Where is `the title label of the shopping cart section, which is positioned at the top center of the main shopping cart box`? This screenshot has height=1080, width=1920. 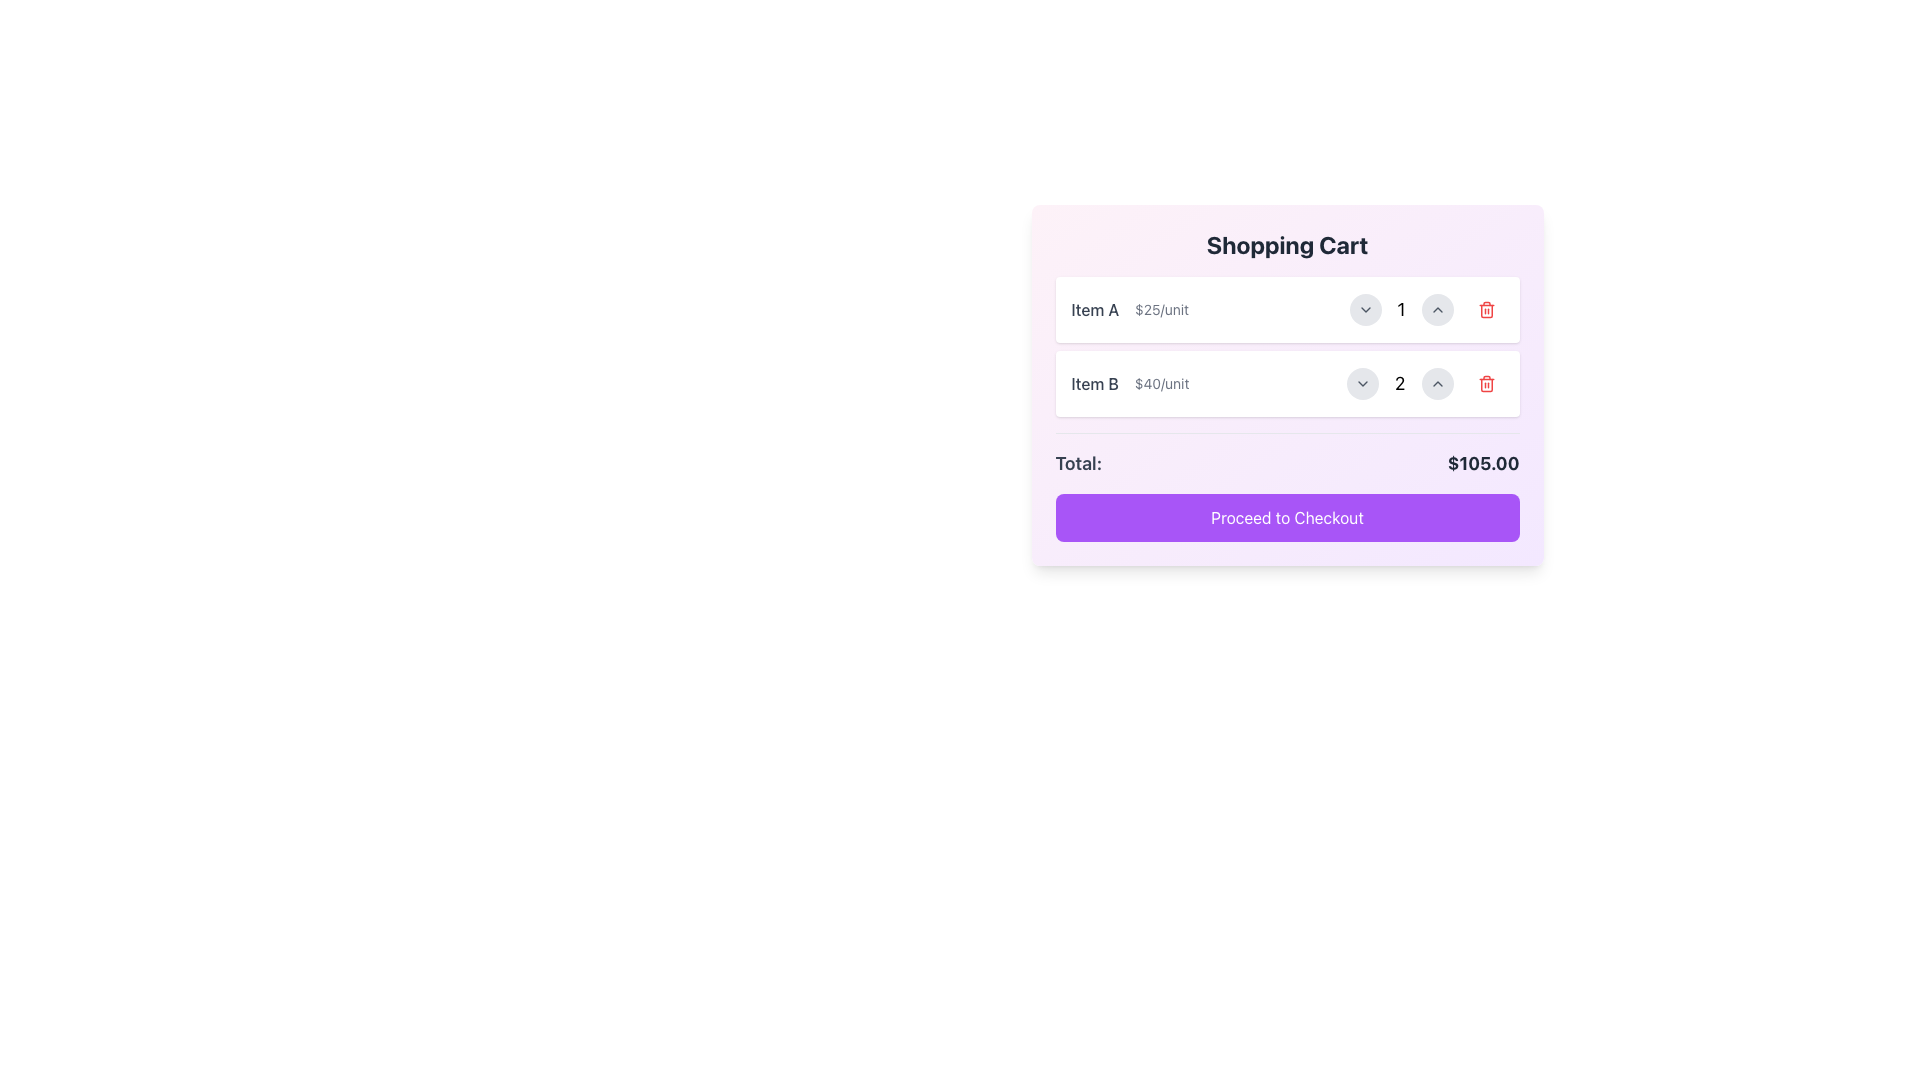 the title label of the shopping cart section, which is positioned at the top center of the main shopping cart box is located at coordinates (1287, 244).